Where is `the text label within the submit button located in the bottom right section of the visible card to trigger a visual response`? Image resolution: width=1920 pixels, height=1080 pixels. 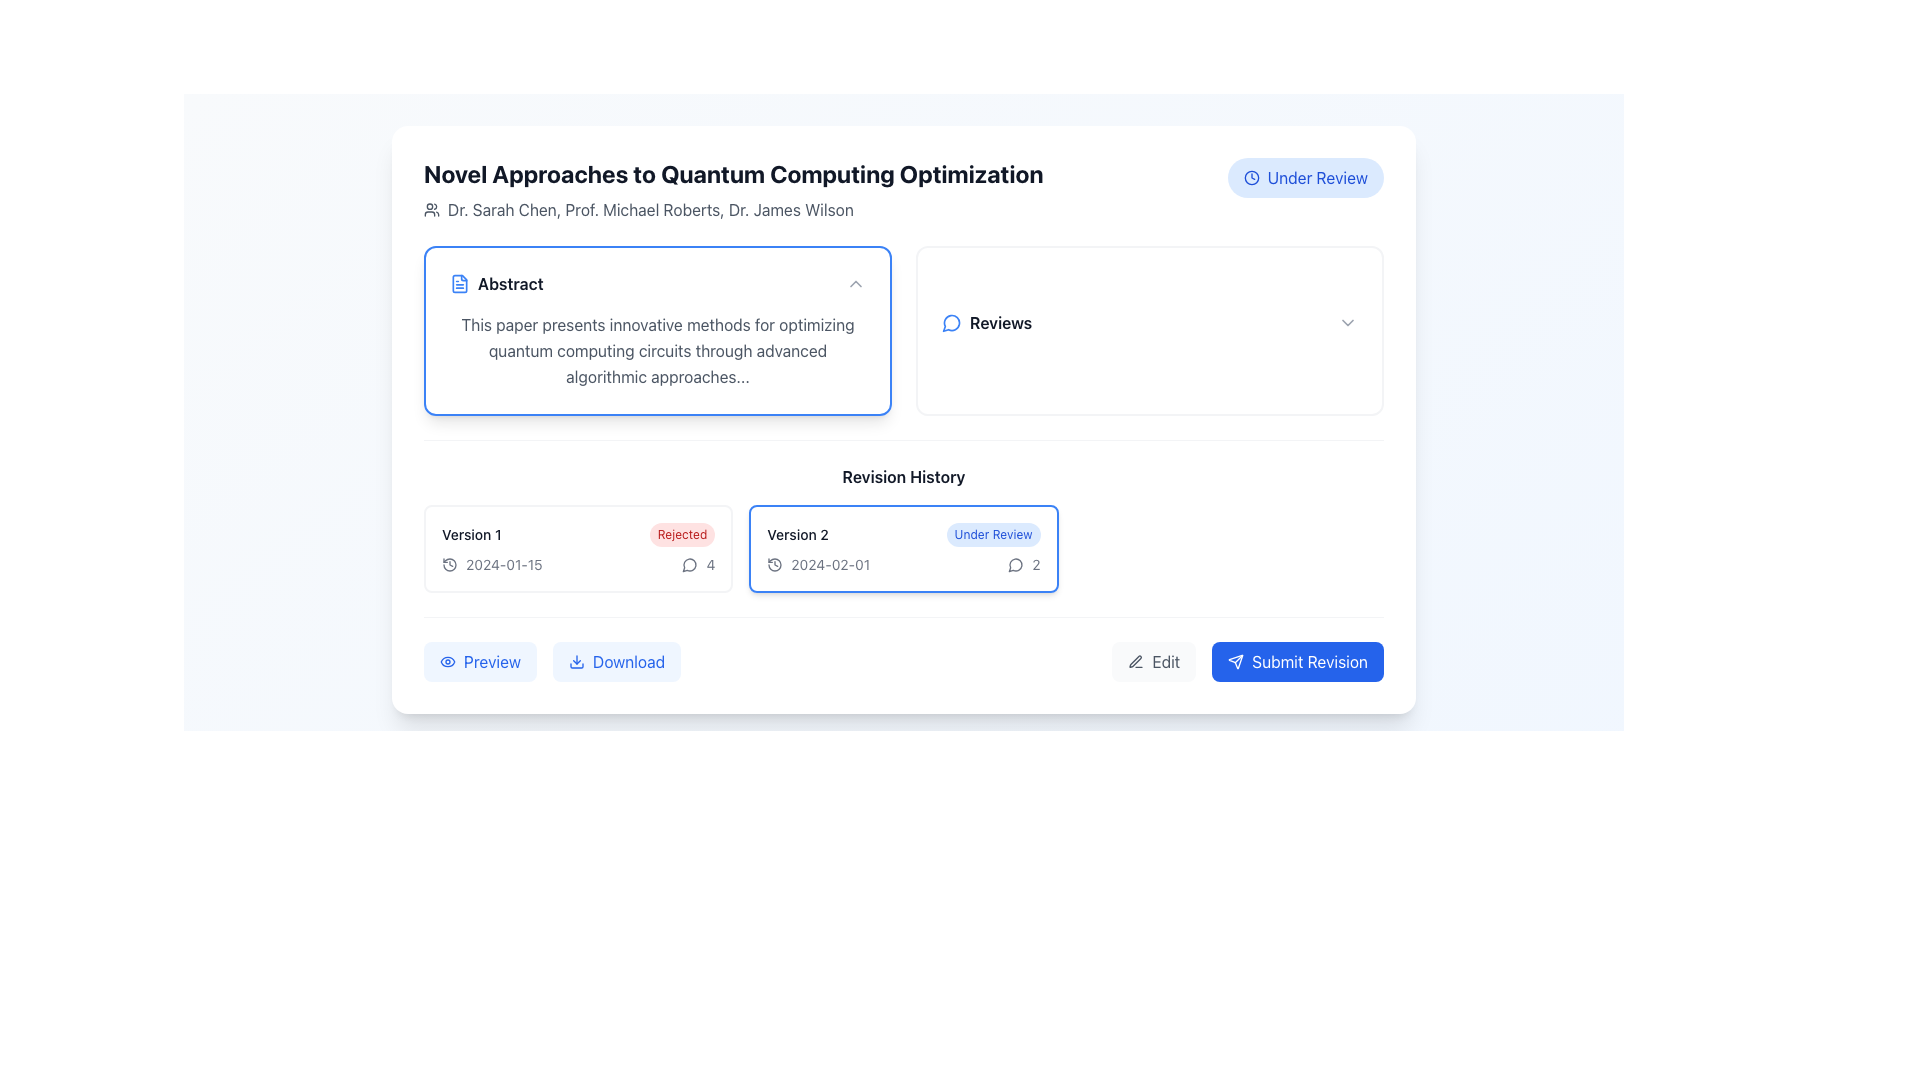 the text label within the submit button located in the bottom right section of the visible card to trigger a visual response is located at coordinates (1310, 662).